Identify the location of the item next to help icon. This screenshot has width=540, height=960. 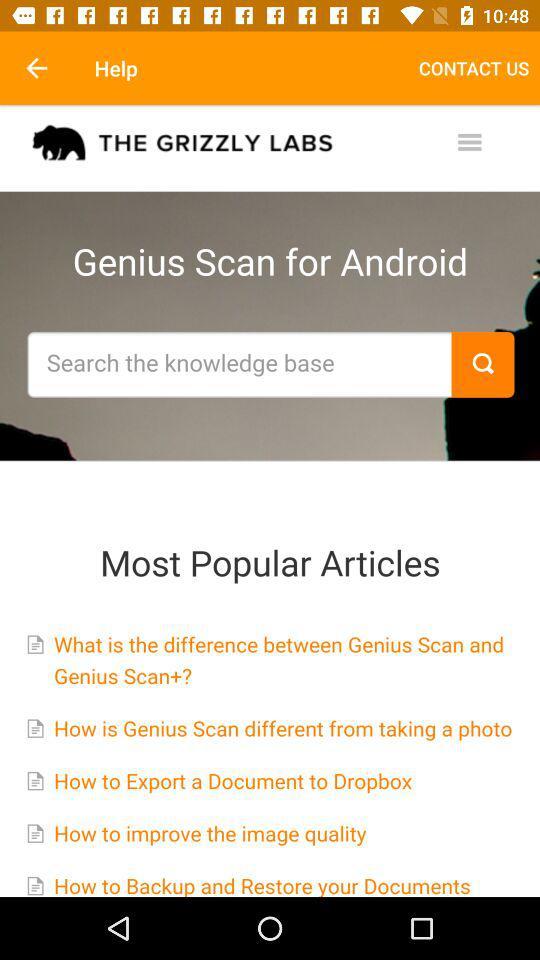
(36, 68).